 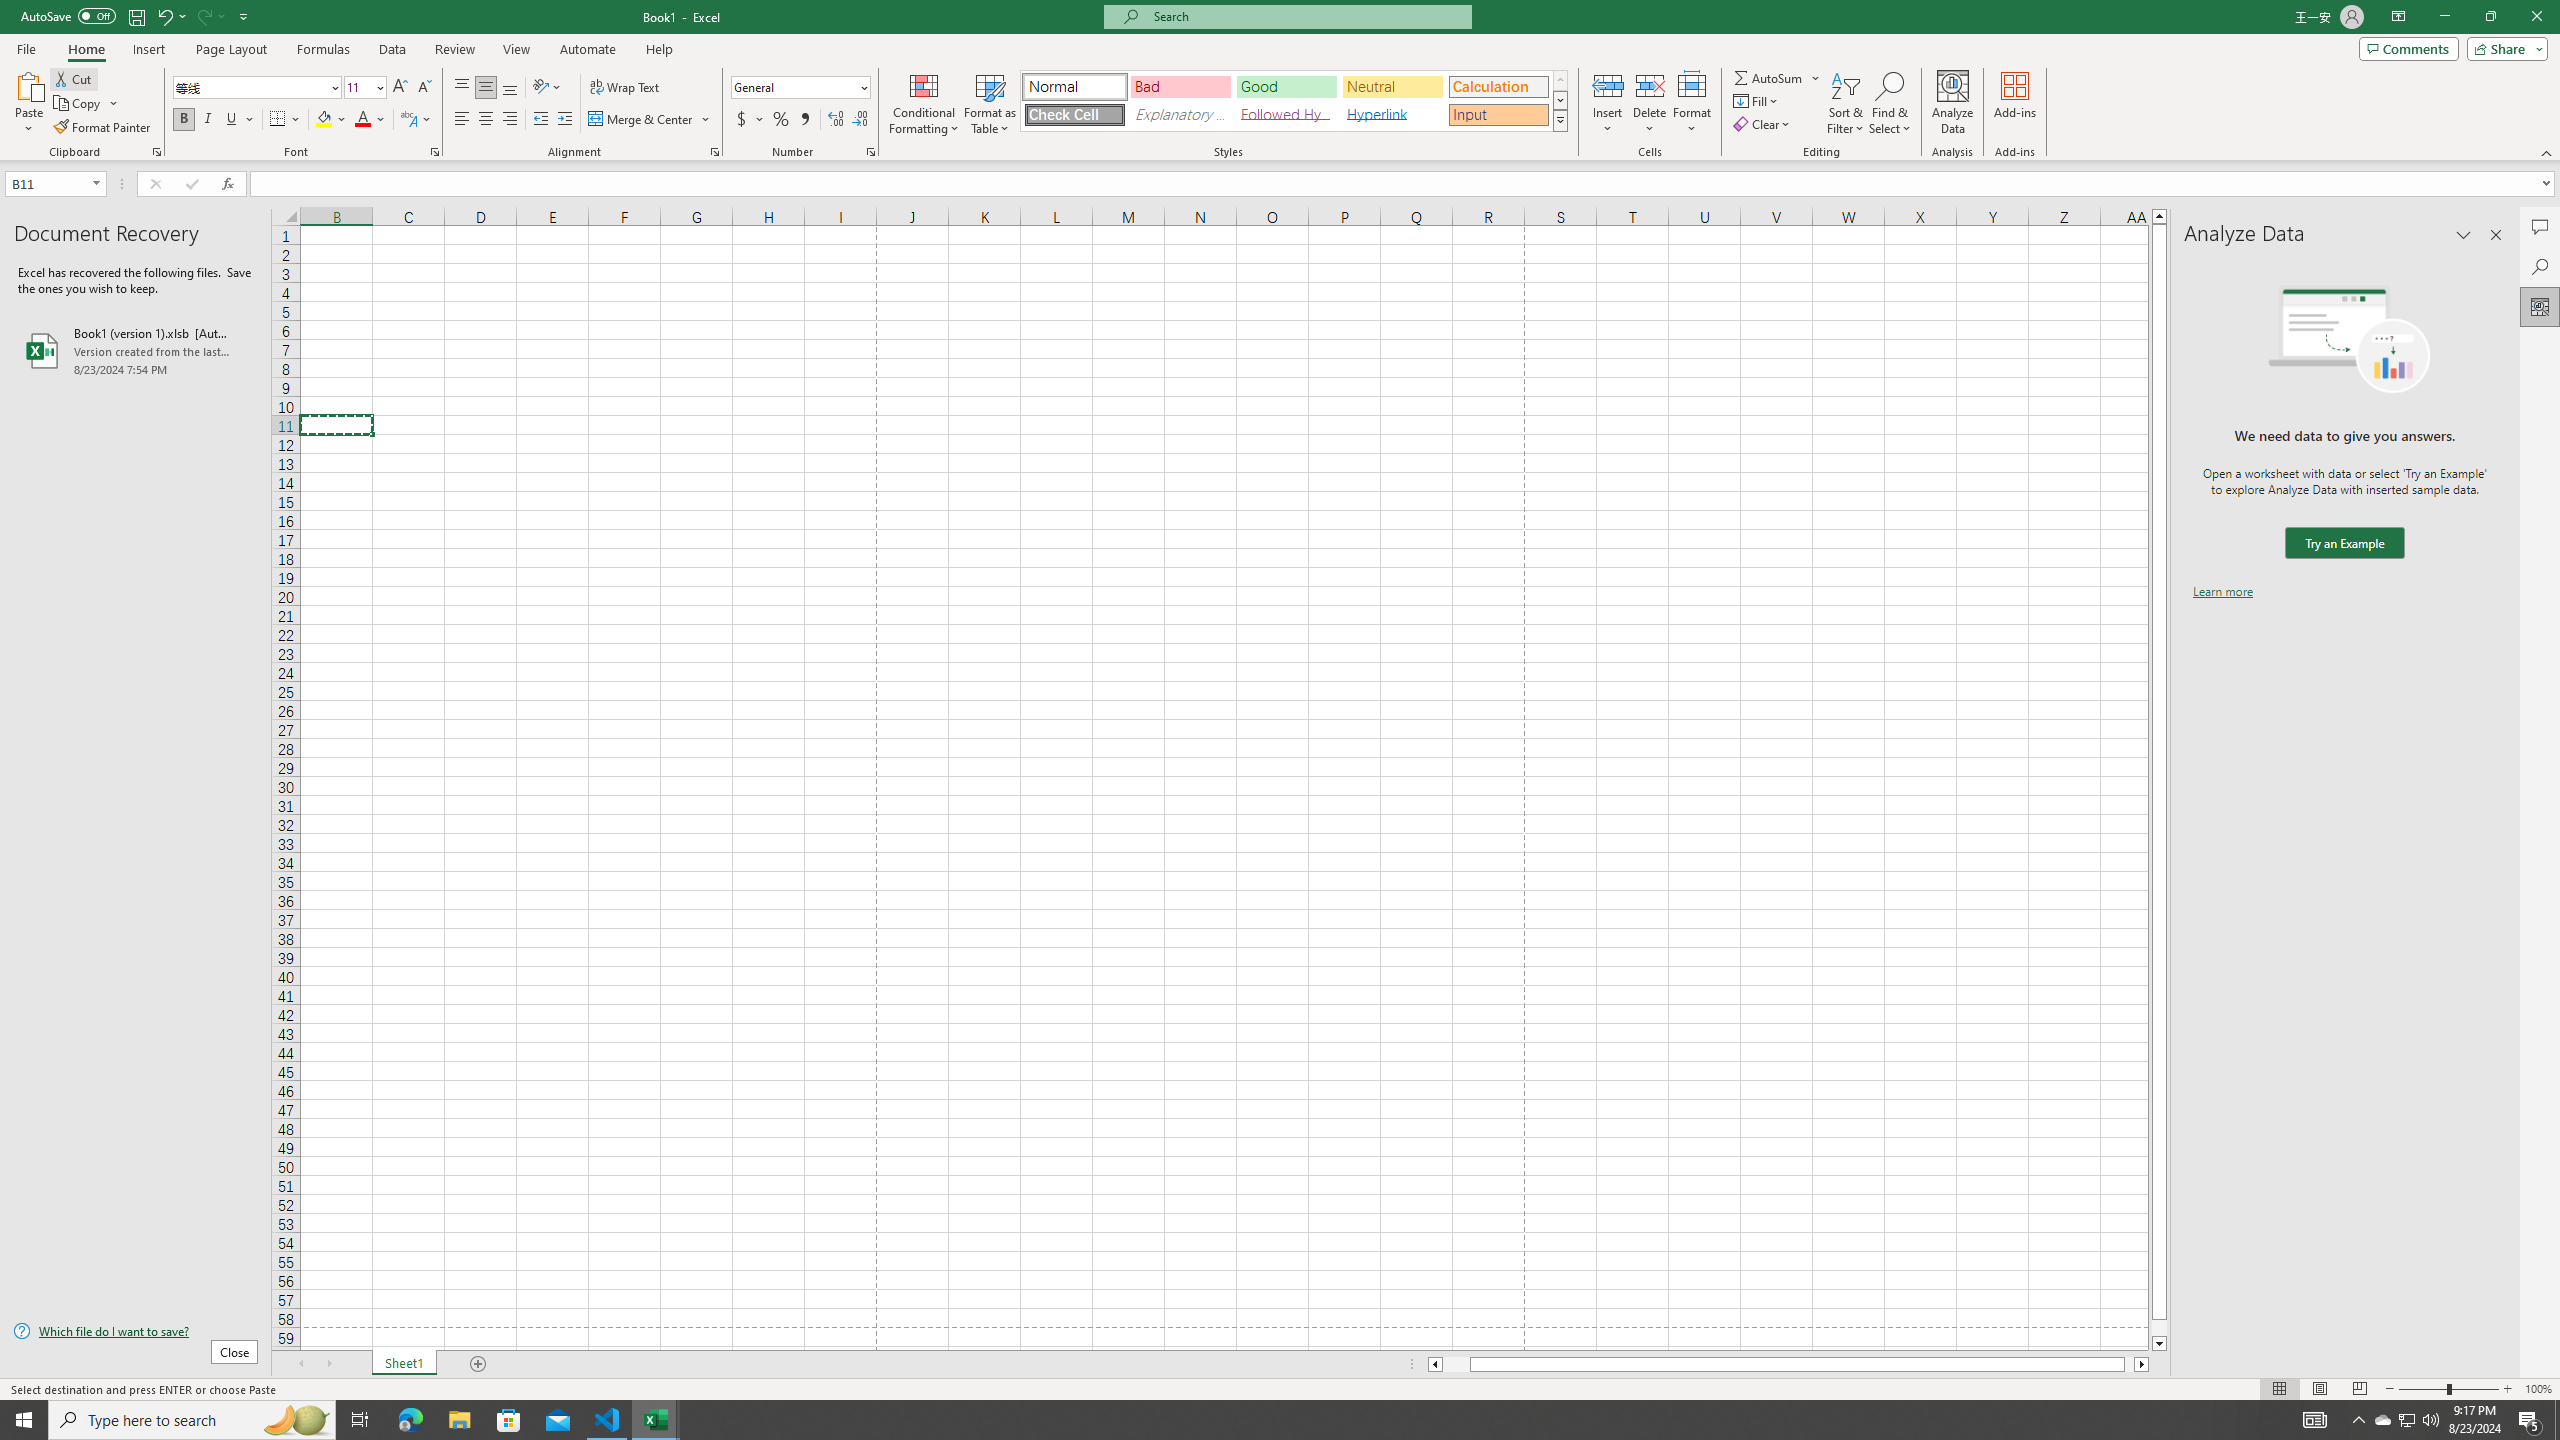 What do you see at coordinates (1692, 103) in the screenshot?
I see `'Format'` at bounding box center [1692, 103].